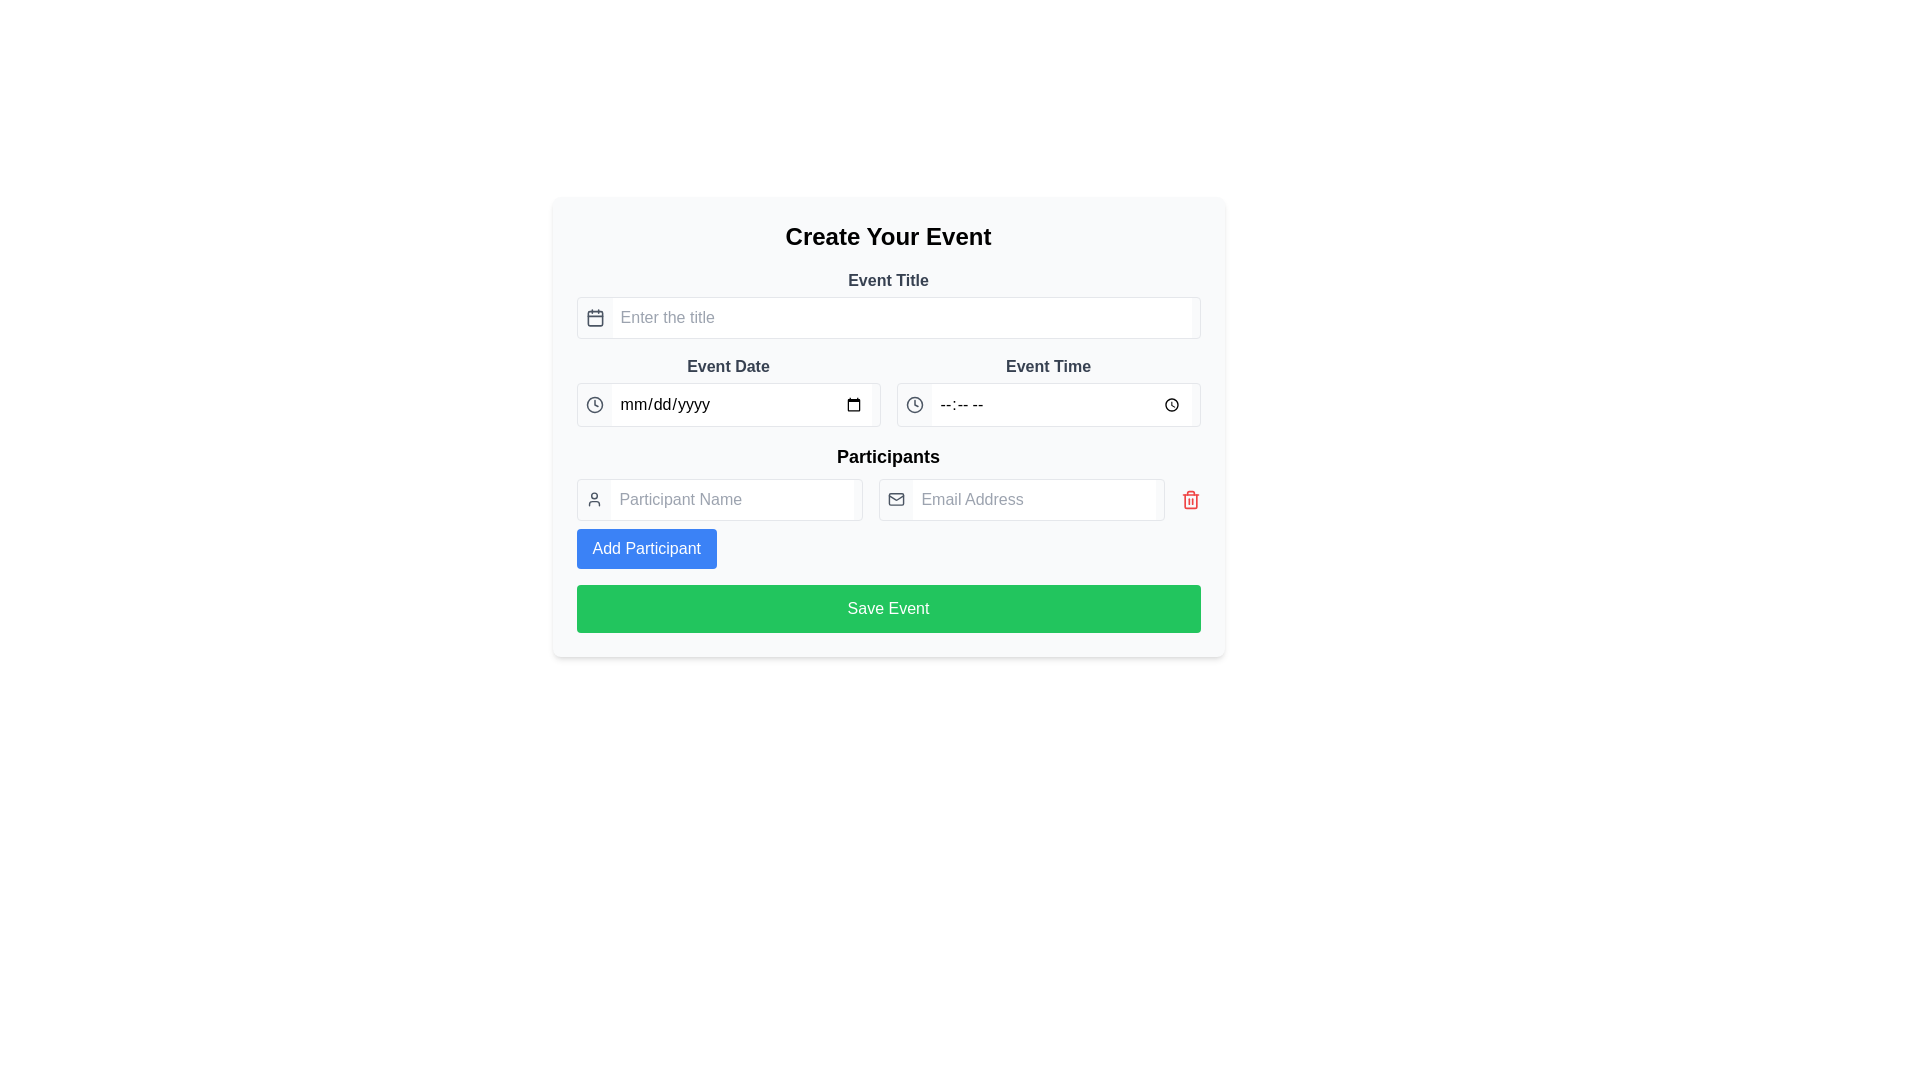  I want to click on the red trash bin icon button located to the far right of the row containing the 'Participant Name' and 'Email Address' input fields in the Participants section of the form, so click(1190, 499).